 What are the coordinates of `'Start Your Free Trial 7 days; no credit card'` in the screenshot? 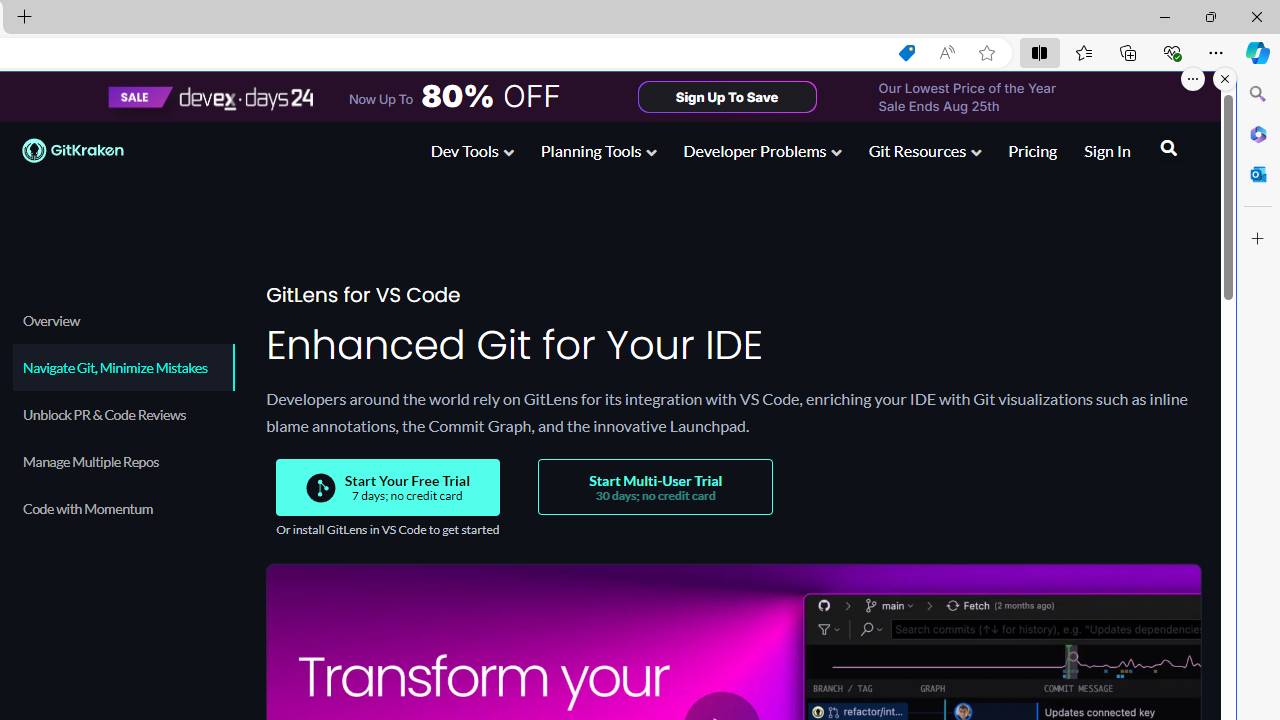 It's located at (388, 487).